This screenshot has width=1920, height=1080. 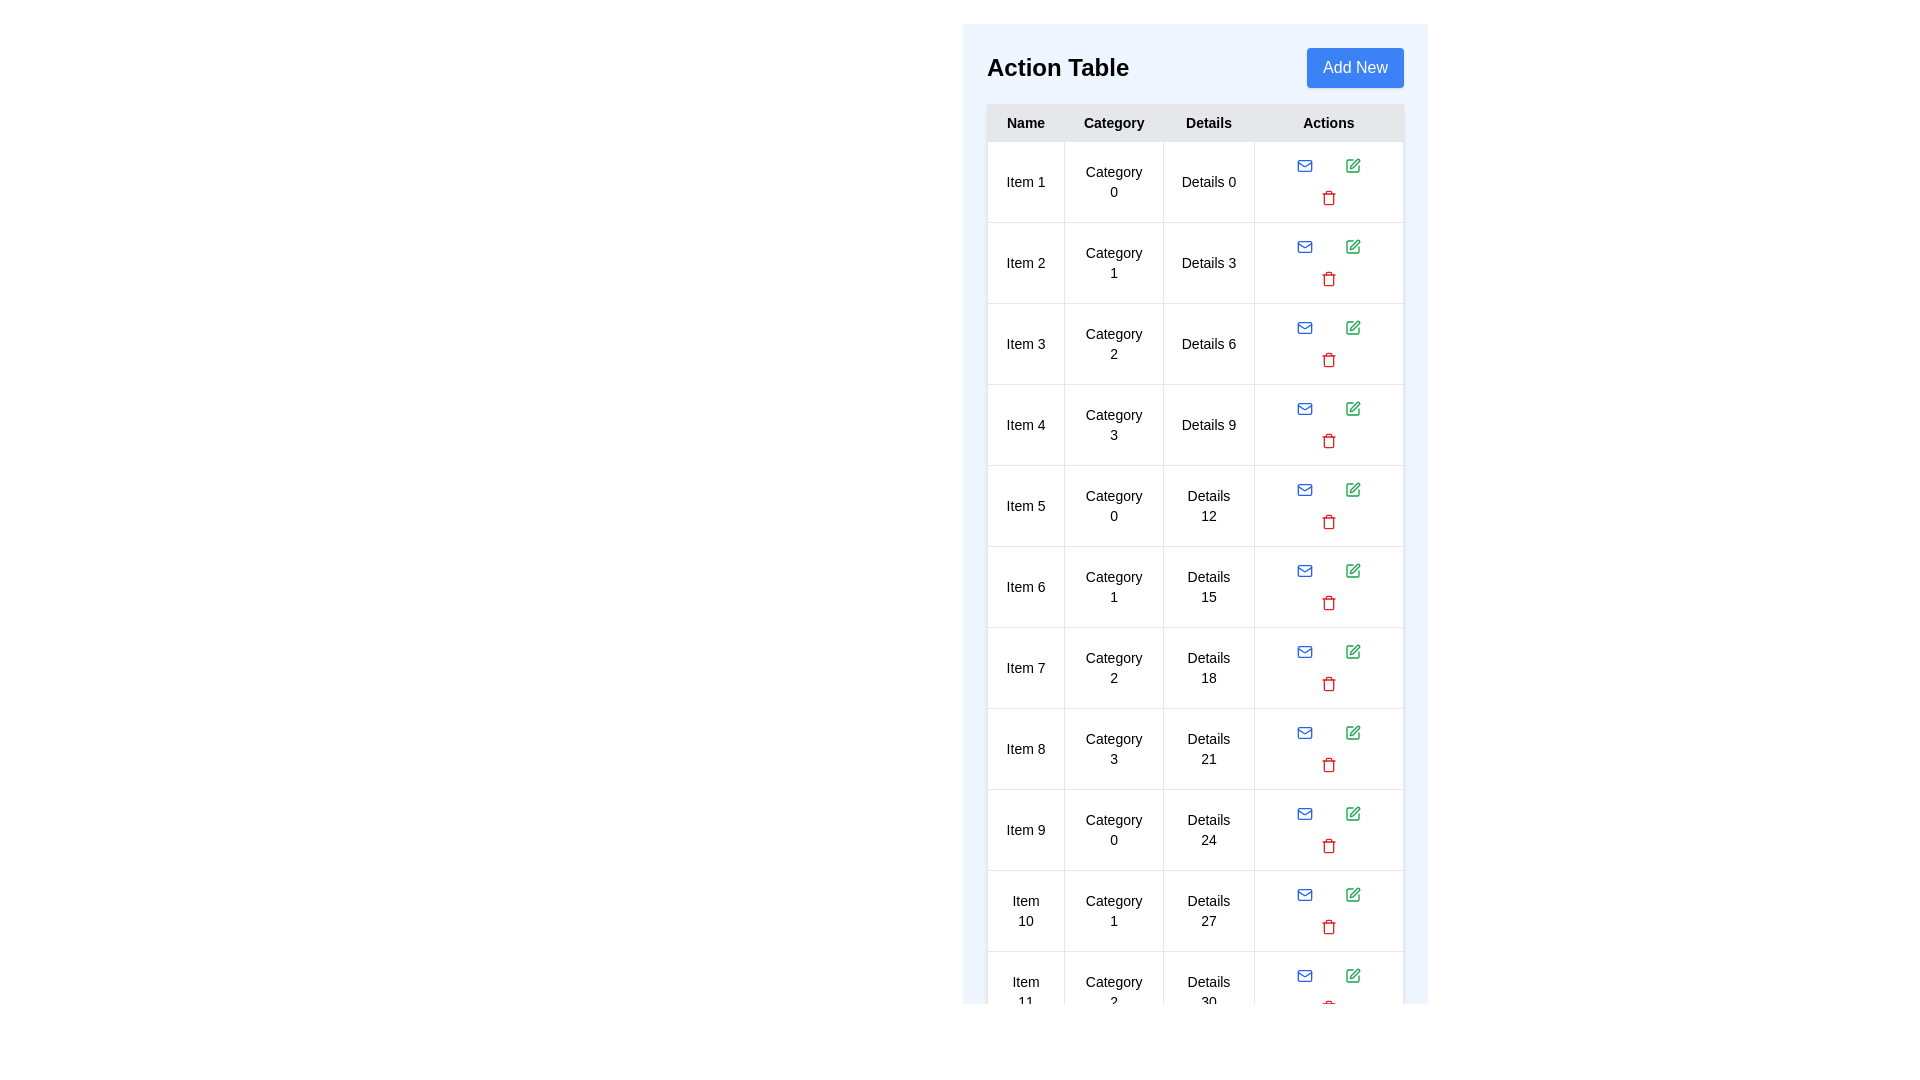 What do you see at coordinates (1026, 123) in the screenshot?
I see `the table header Name to sort or filter the table by that column` at bounding box center [1026, 123].